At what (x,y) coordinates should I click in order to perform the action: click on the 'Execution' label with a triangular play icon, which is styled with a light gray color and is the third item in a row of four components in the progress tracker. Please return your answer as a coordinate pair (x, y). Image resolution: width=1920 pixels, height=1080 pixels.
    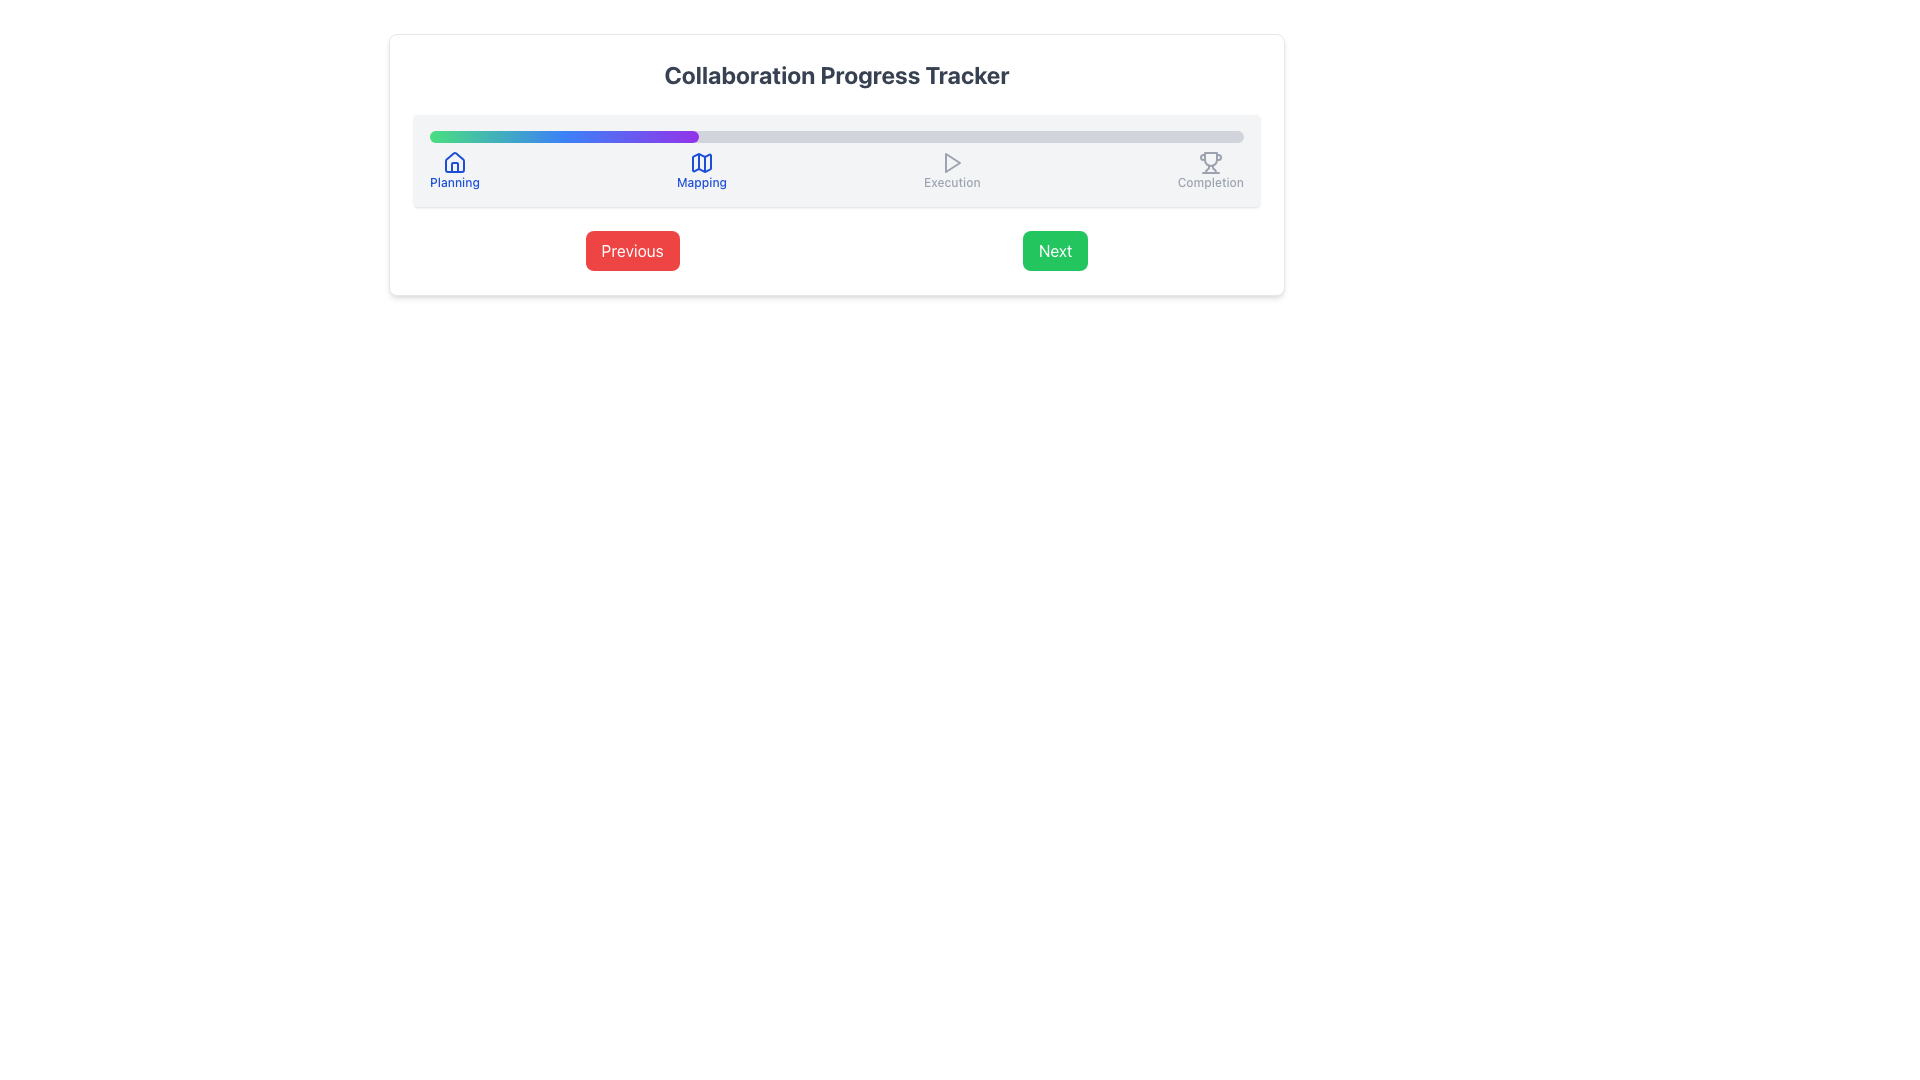
    Looking at the image, I should click on (951, 169).